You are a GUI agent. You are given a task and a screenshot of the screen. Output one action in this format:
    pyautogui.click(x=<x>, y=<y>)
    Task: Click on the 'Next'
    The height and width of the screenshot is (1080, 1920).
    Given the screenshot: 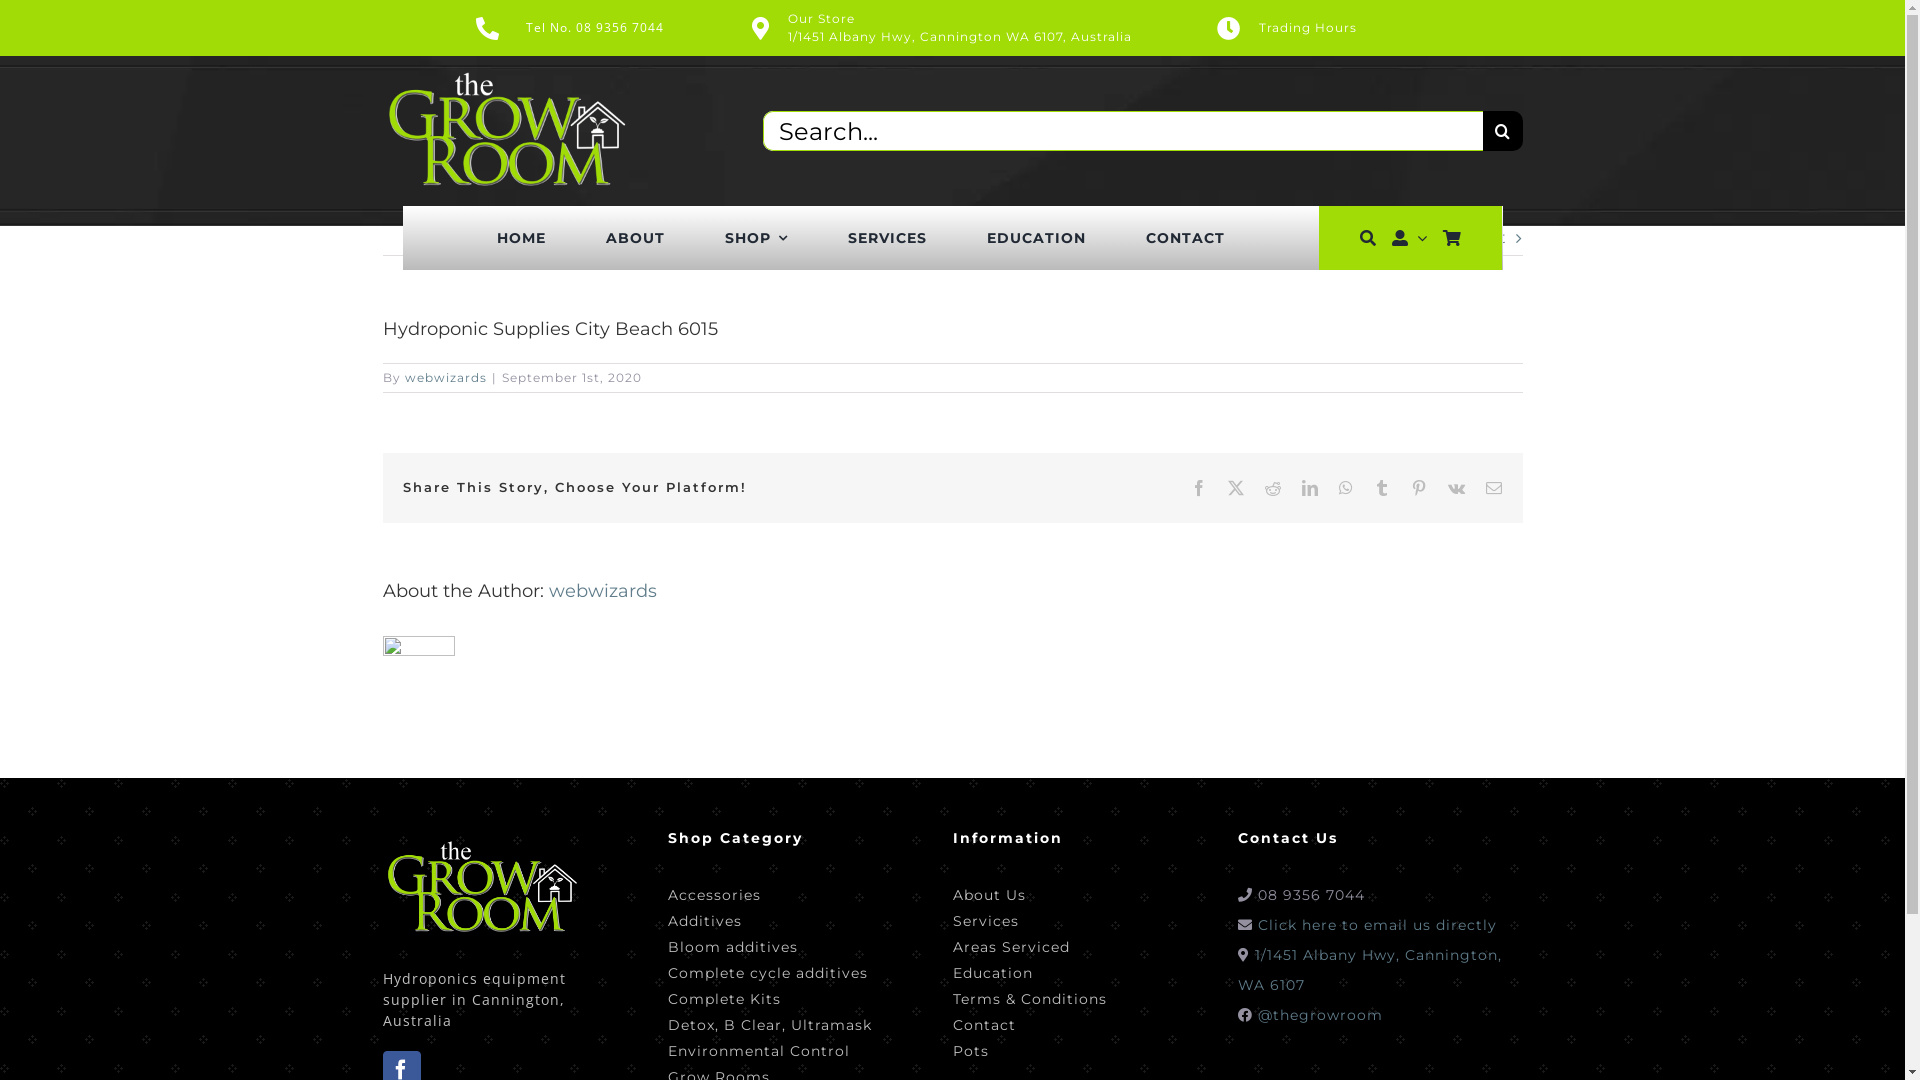 What is the action you would take?
    pyautogui.click(x=1485, y=237)
    